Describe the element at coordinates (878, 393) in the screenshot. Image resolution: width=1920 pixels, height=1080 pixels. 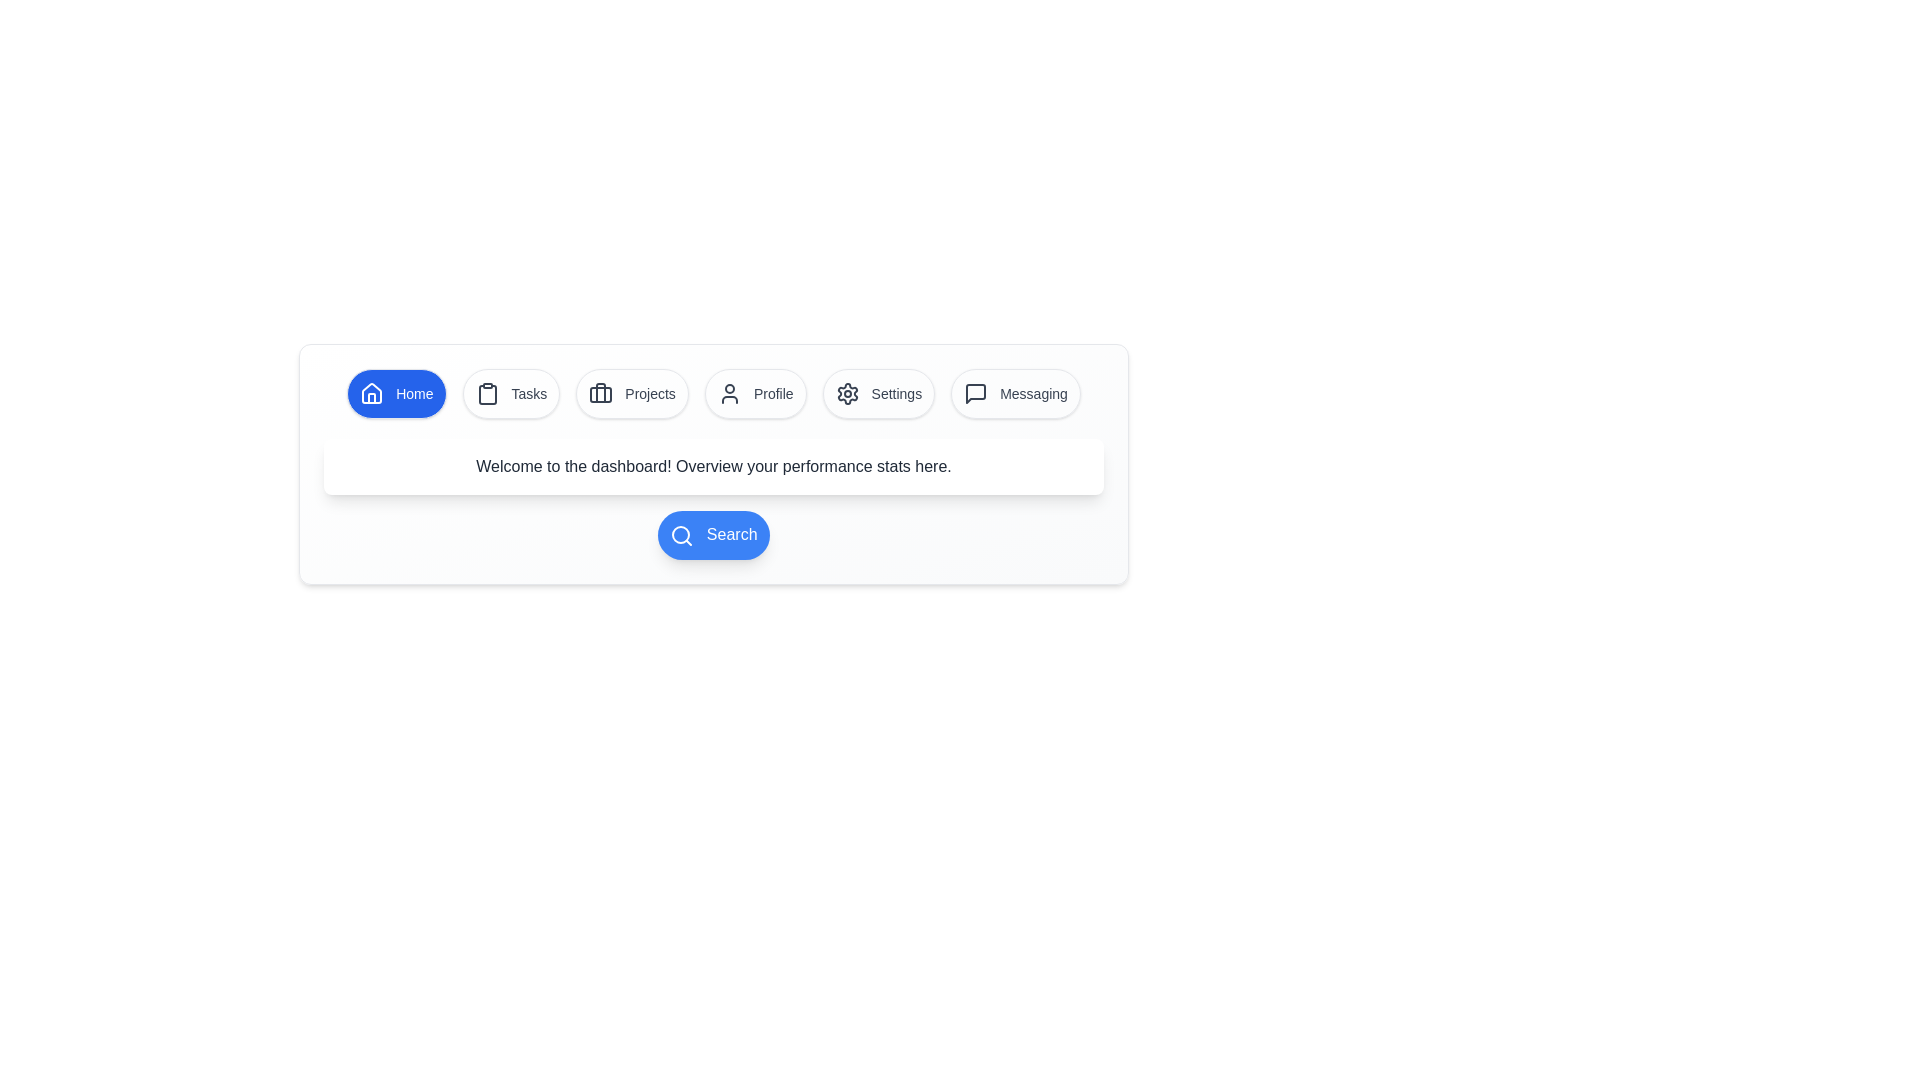
I see `the 'Settings' button, which is the fifth button in a group of horizontally aligned buttons at the center-top section` at that location.